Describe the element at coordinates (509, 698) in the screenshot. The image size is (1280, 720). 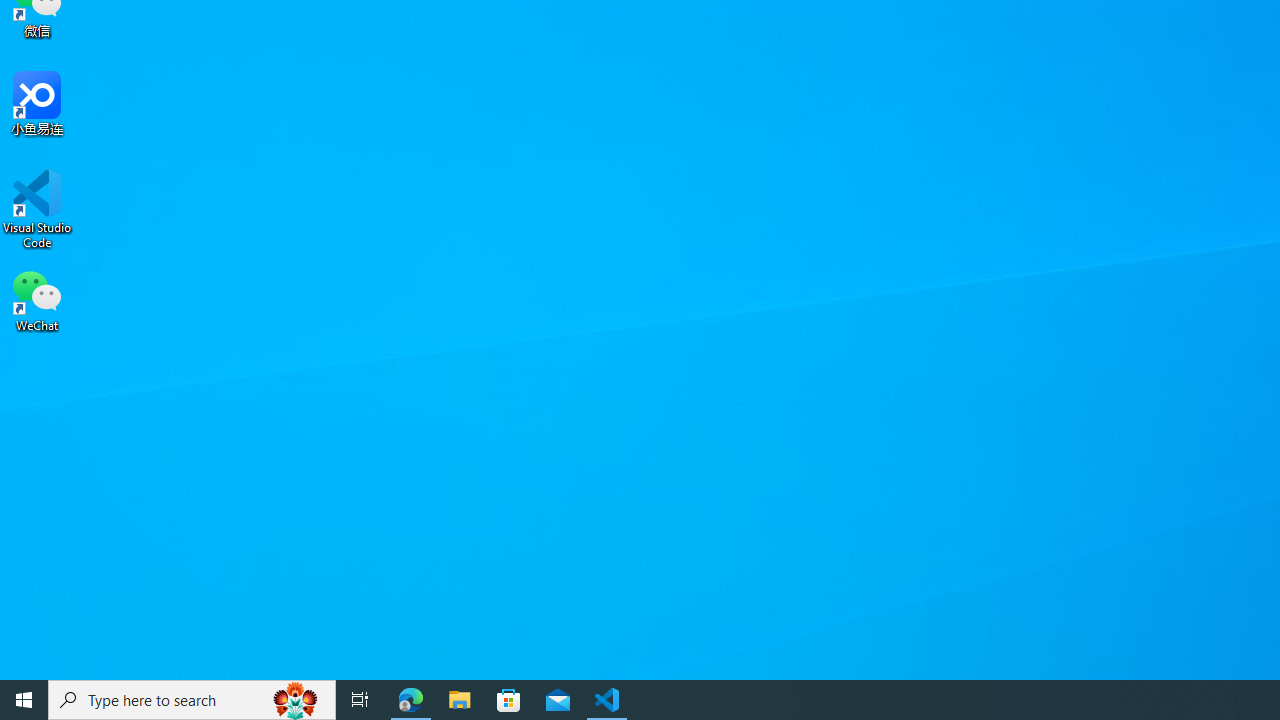
I see `'Microsoft Store'` at that location.